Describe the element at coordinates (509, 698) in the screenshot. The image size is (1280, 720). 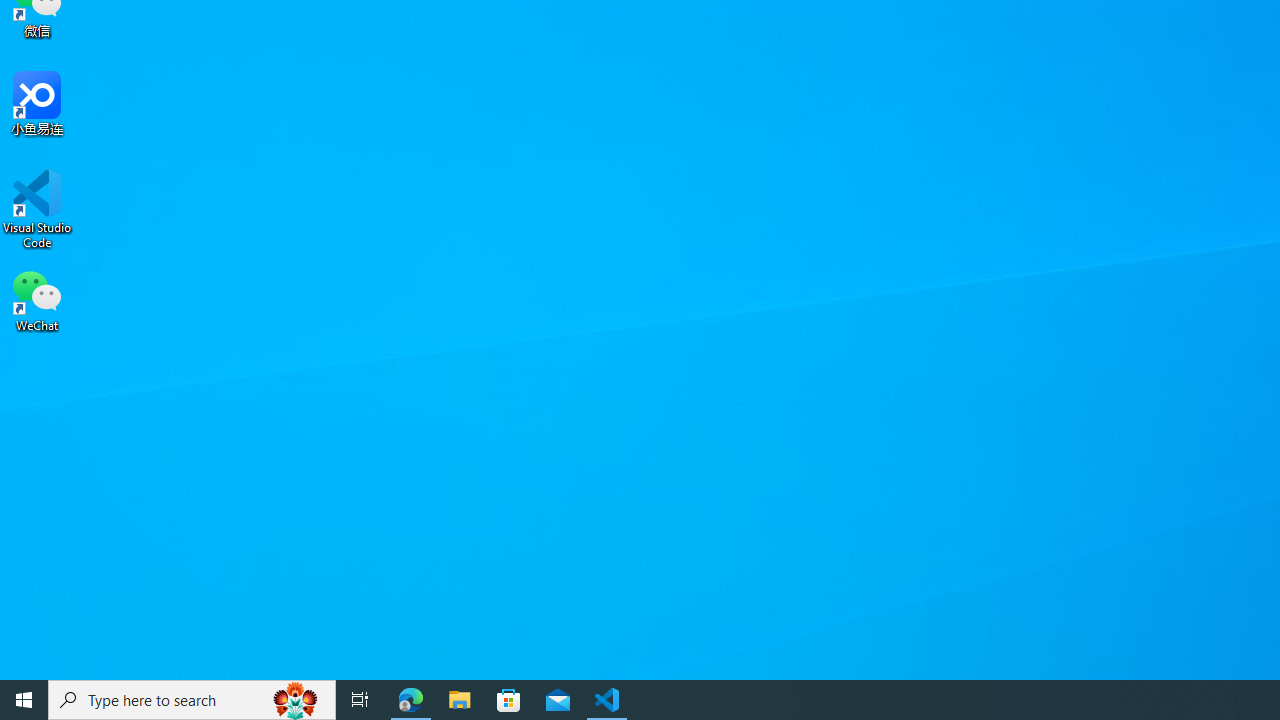
I see `'Microsoft Store'` at that location.